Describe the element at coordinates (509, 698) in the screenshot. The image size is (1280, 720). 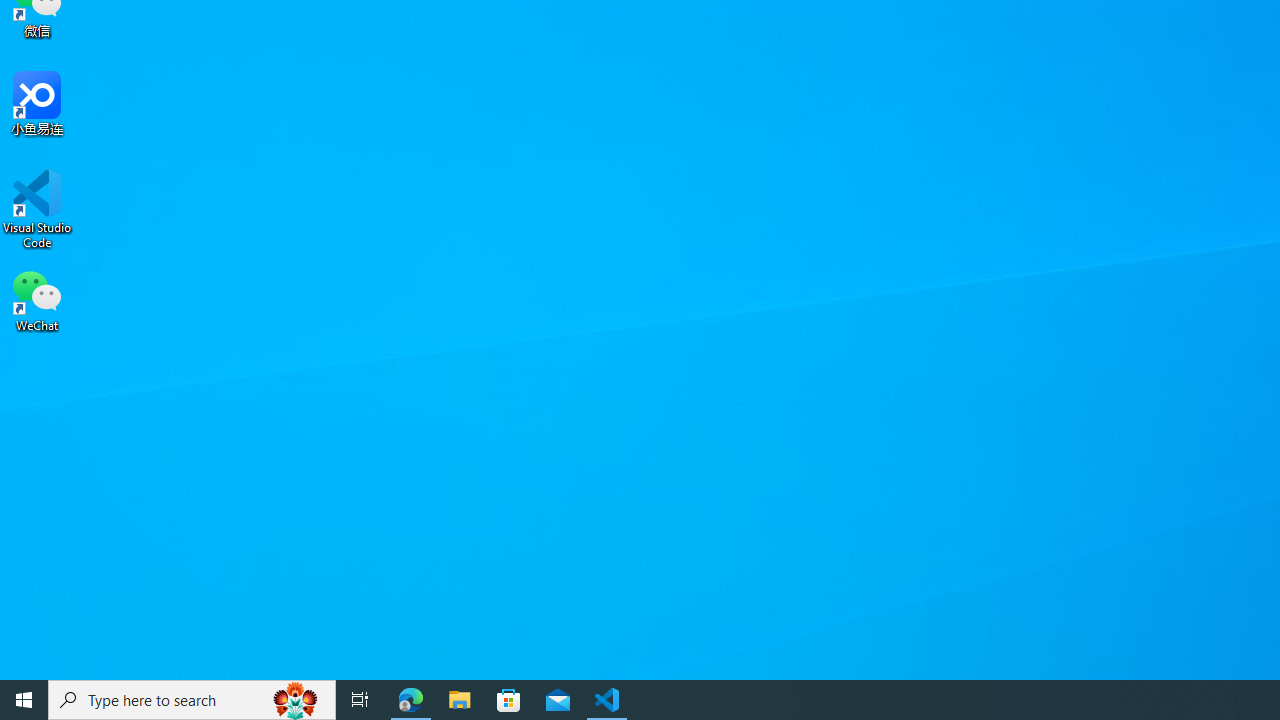
I see `'Microsoft Store'` at that location.